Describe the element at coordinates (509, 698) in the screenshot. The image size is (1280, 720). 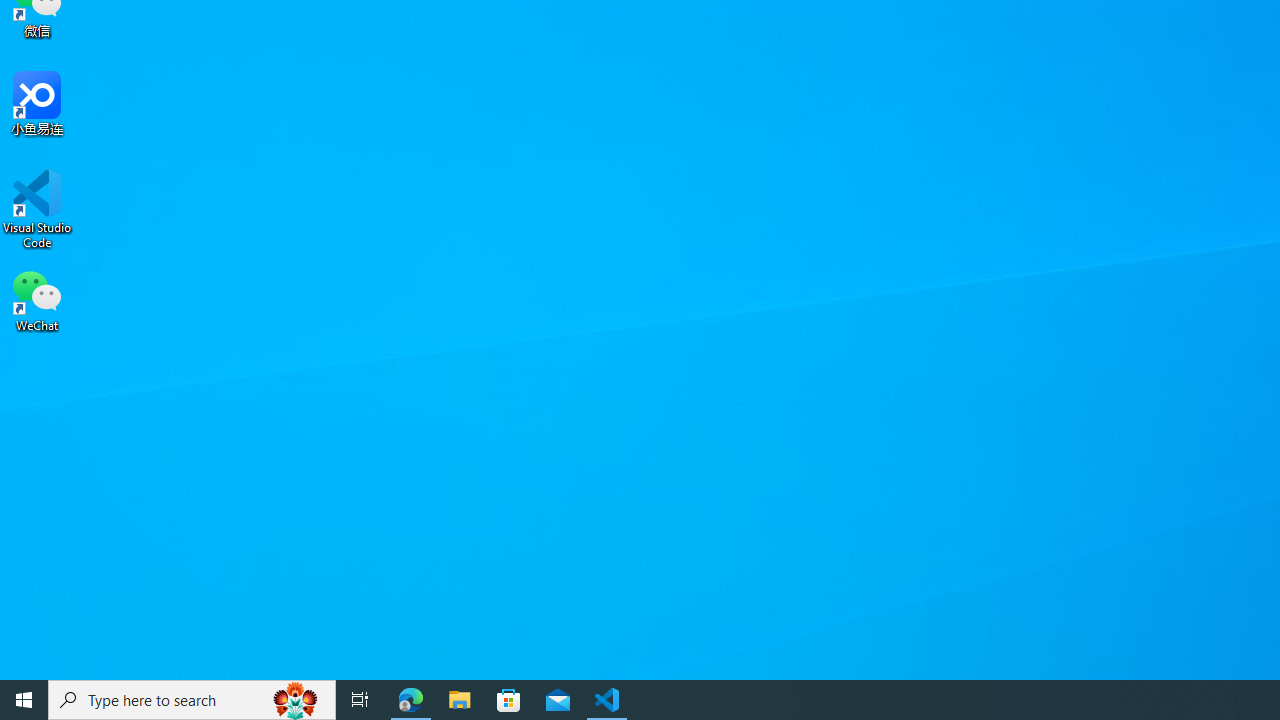
I see `'Microsoft Store'` at that location.